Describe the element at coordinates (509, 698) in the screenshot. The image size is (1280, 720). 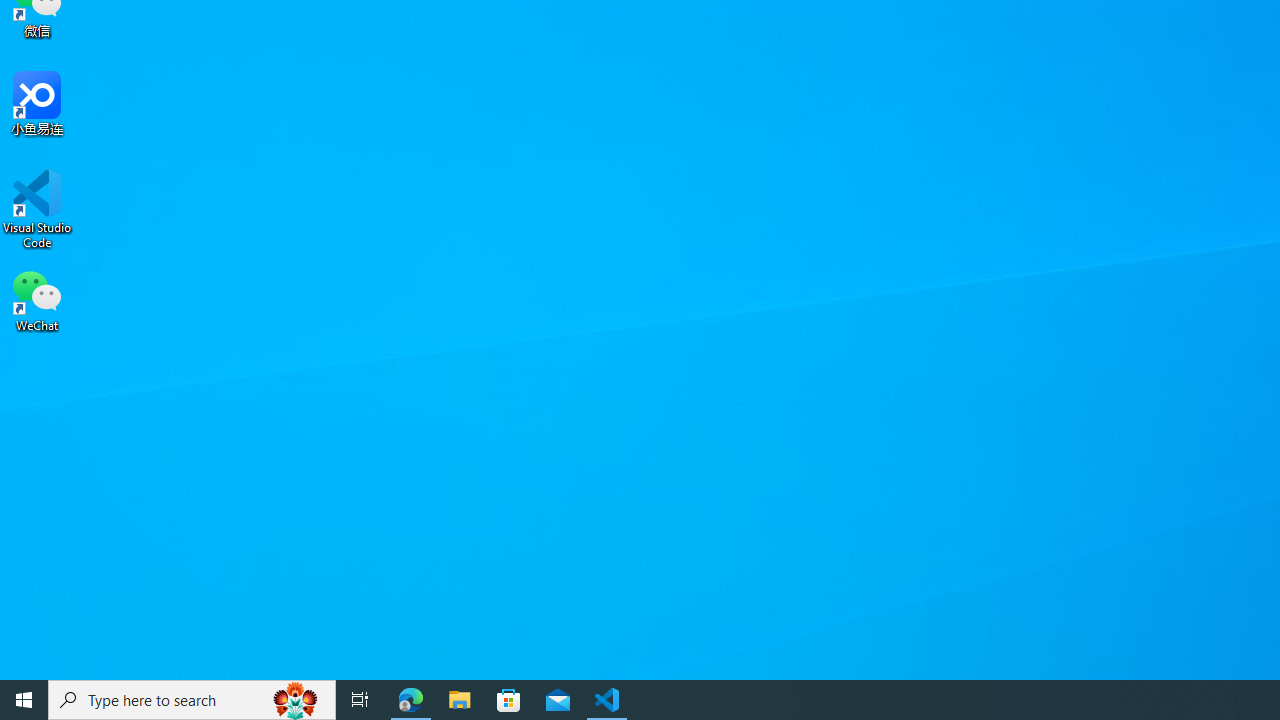
I see `'Microsoft Store'` at that location.